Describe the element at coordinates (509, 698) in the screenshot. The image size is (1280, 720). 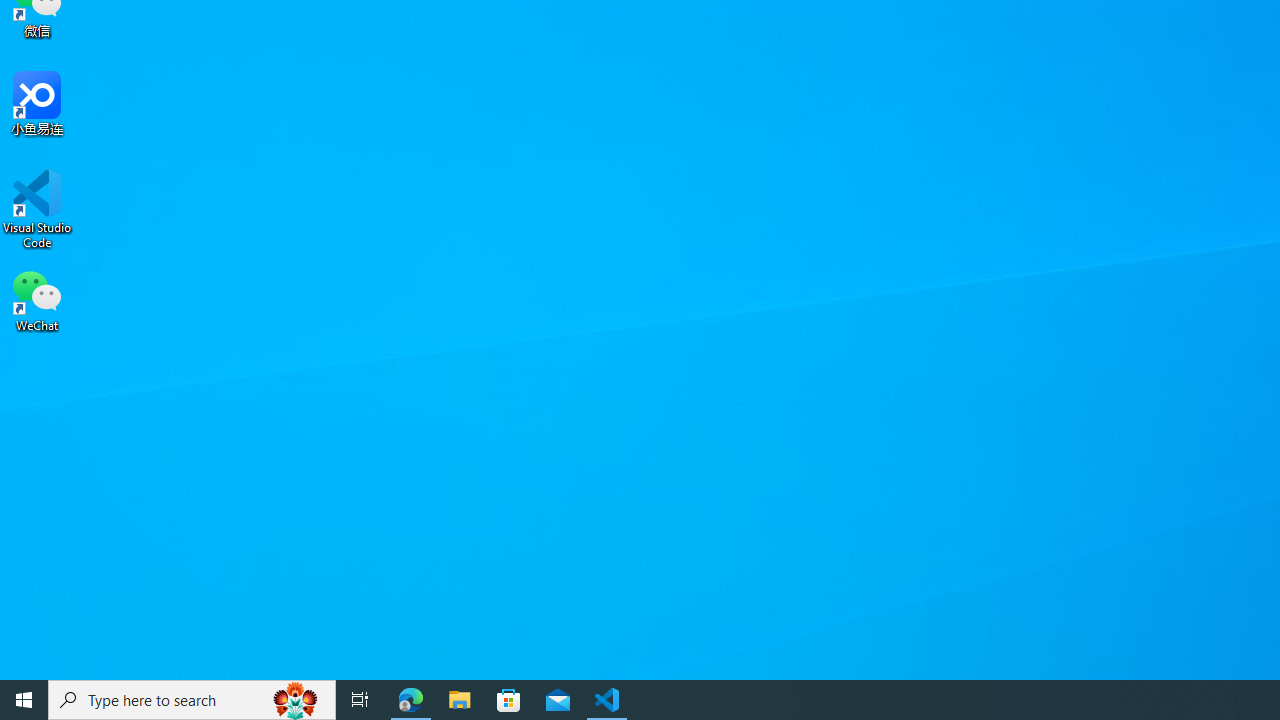
I see `'Microsoft Store'` at that location.